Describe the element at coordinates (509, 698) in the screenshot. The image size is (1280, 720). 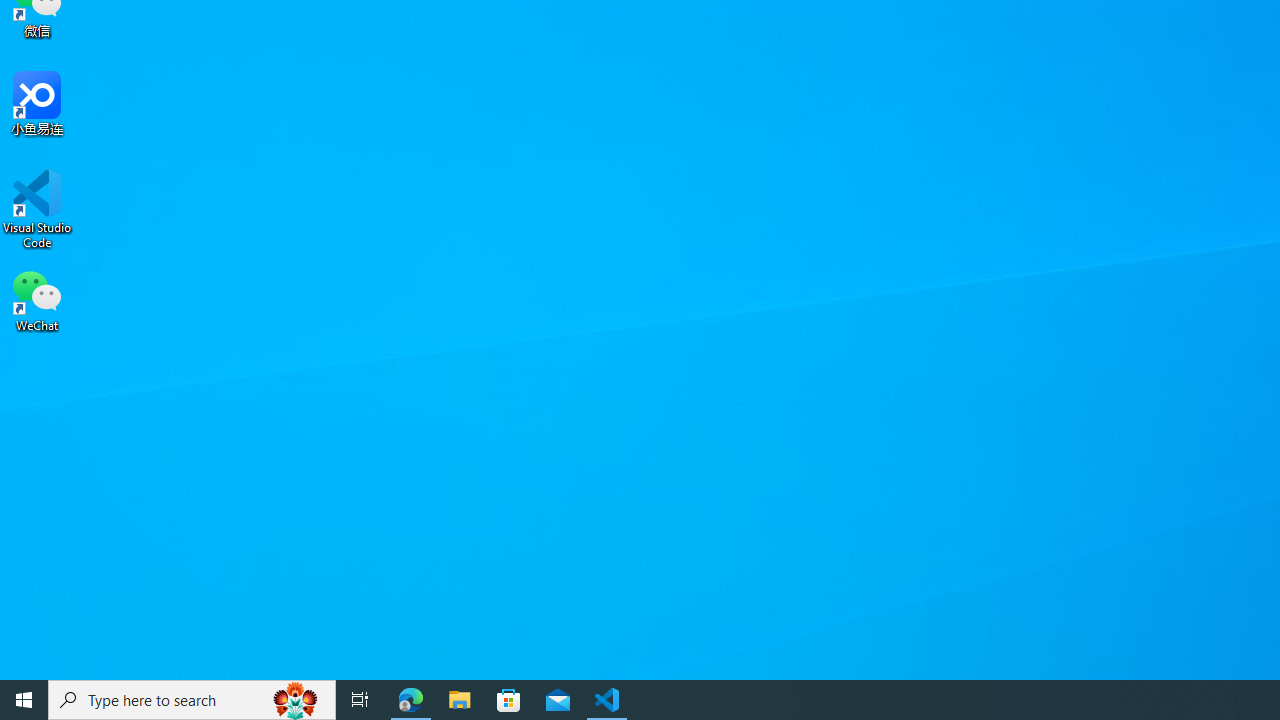
I see `'Microsoft Store'` at that location.